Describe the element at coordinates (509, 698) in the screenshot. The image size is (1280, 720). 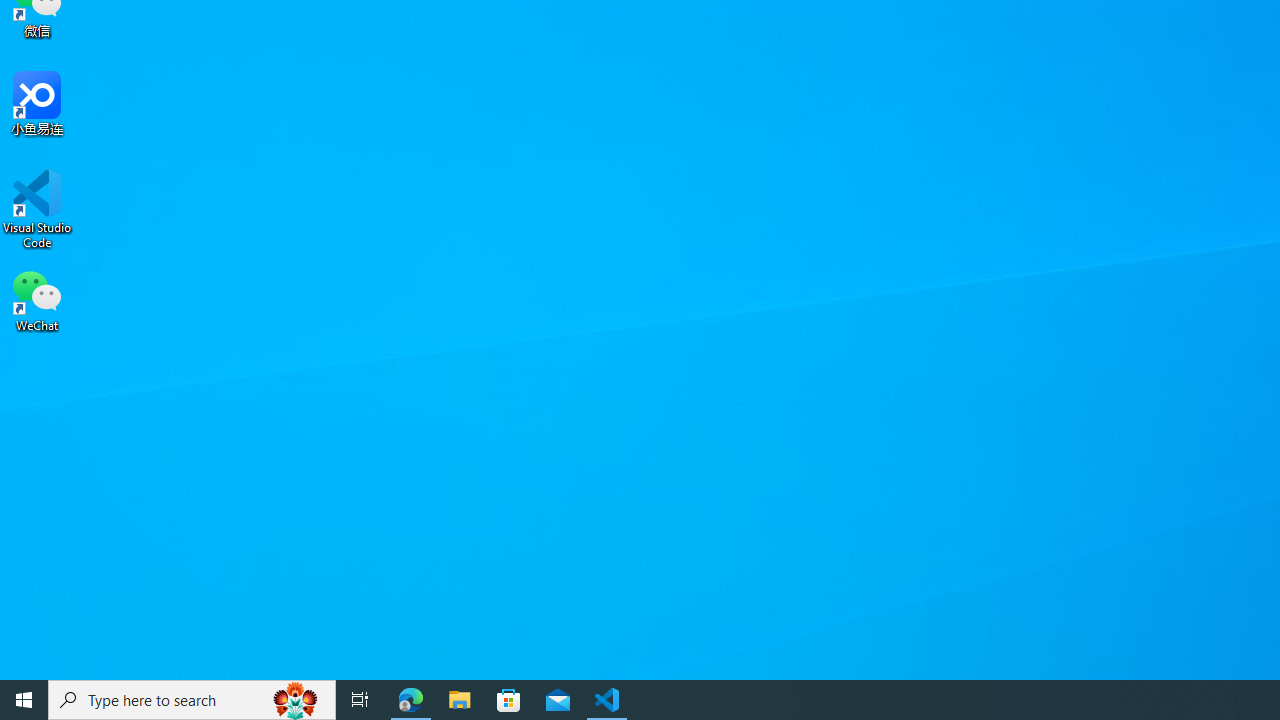
I see `'Microsoft Store'` at that location.